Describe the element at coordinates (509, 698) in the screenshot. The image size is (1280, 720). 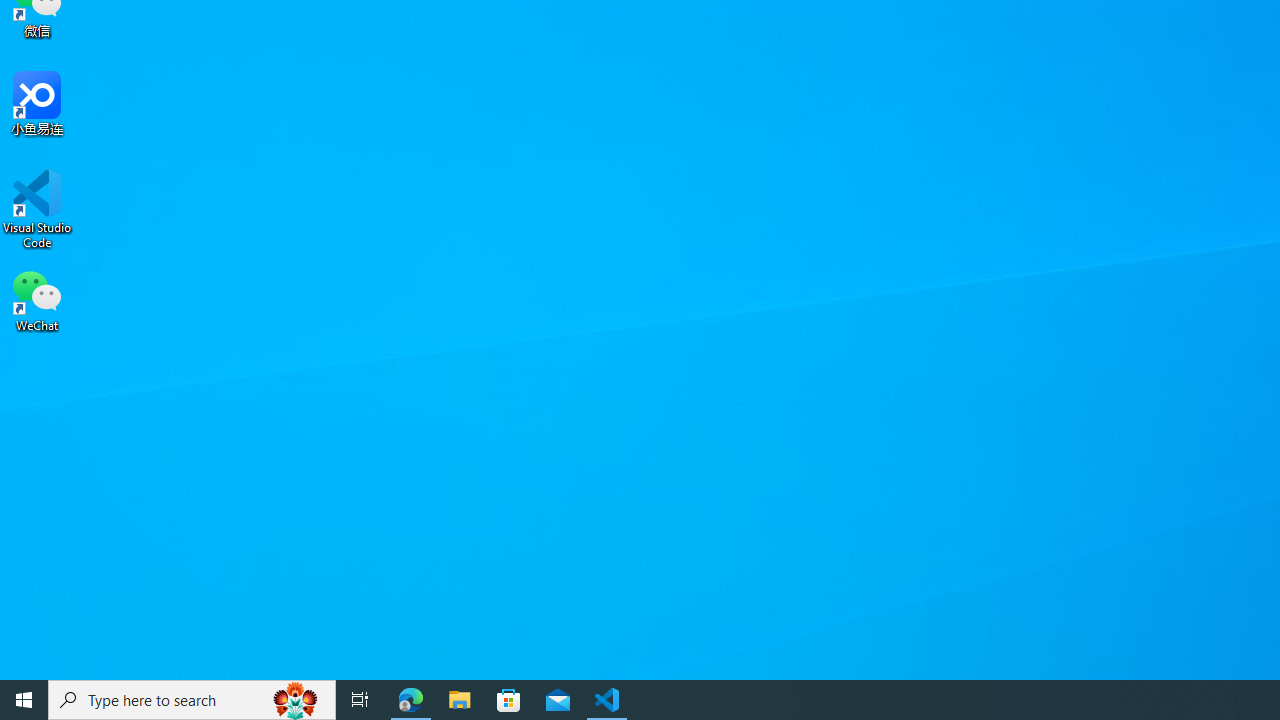
I see `'Microsoft Store'` at that location.